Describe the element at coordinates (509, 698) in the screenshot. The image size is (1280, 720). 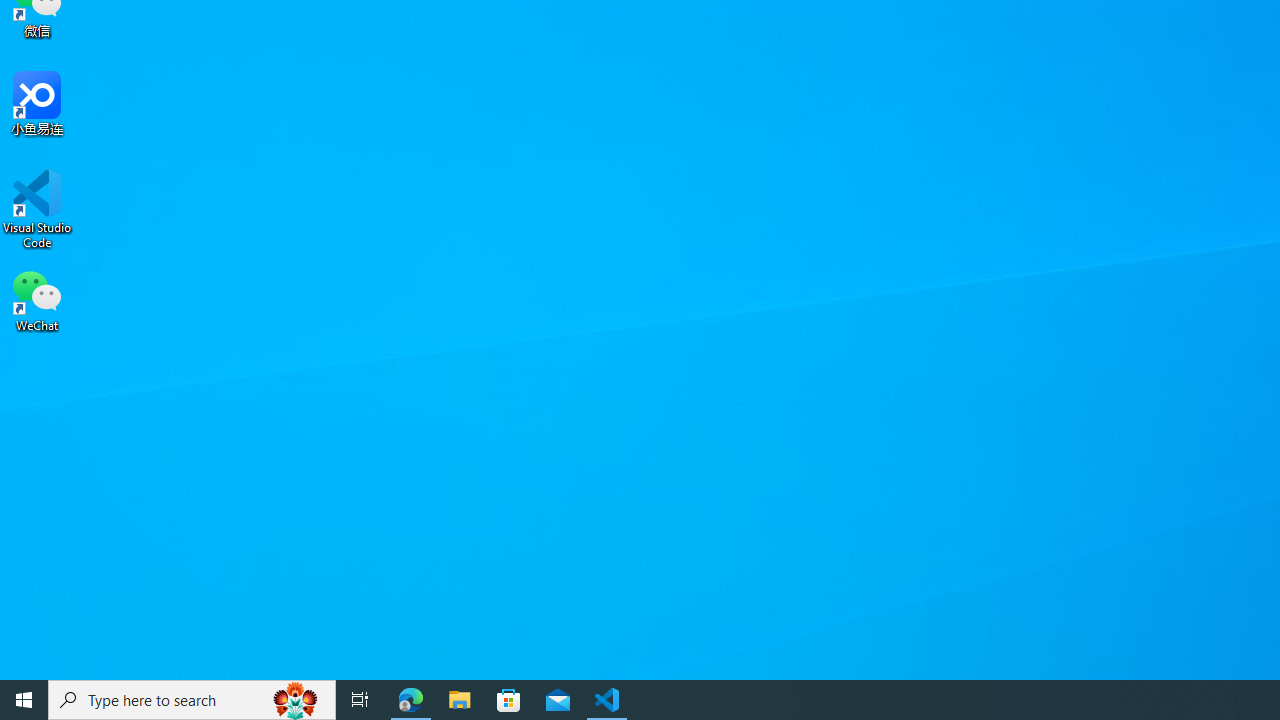
I see `'Microsoft Store'` at that location.